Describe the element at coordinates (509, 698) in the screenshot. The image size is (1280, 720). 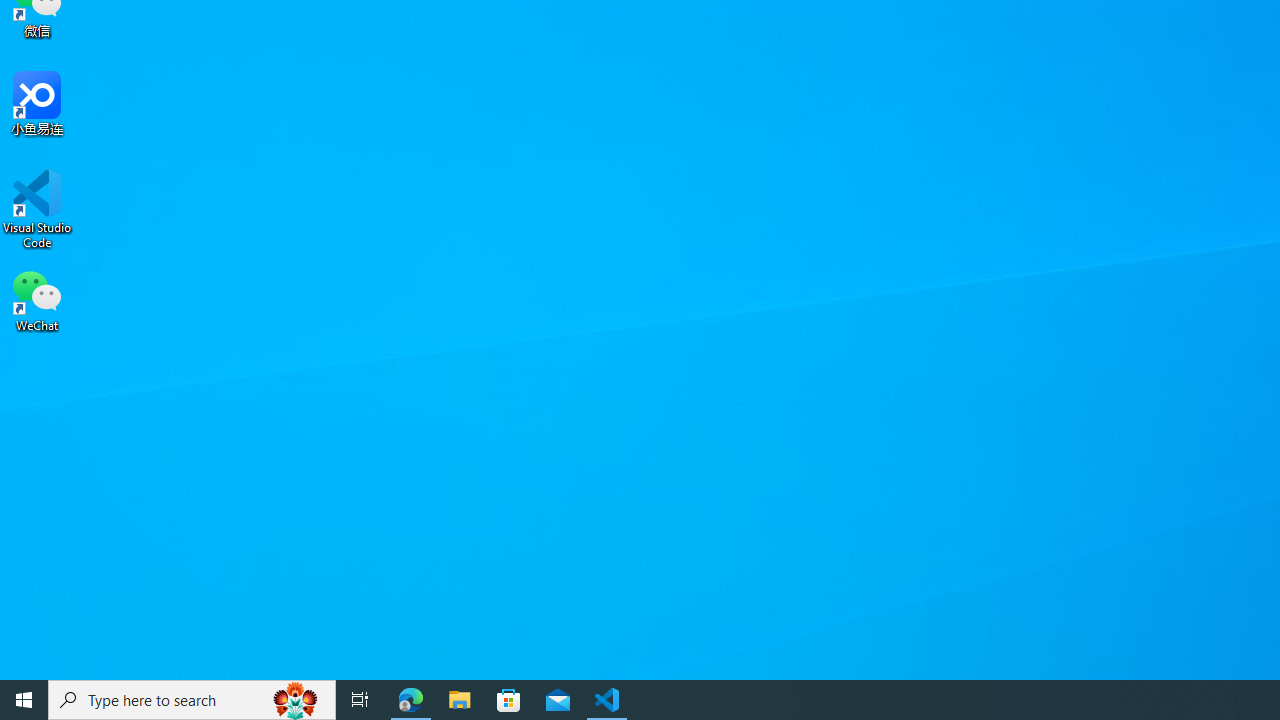
I see `'Microsoft Store'` at that location.